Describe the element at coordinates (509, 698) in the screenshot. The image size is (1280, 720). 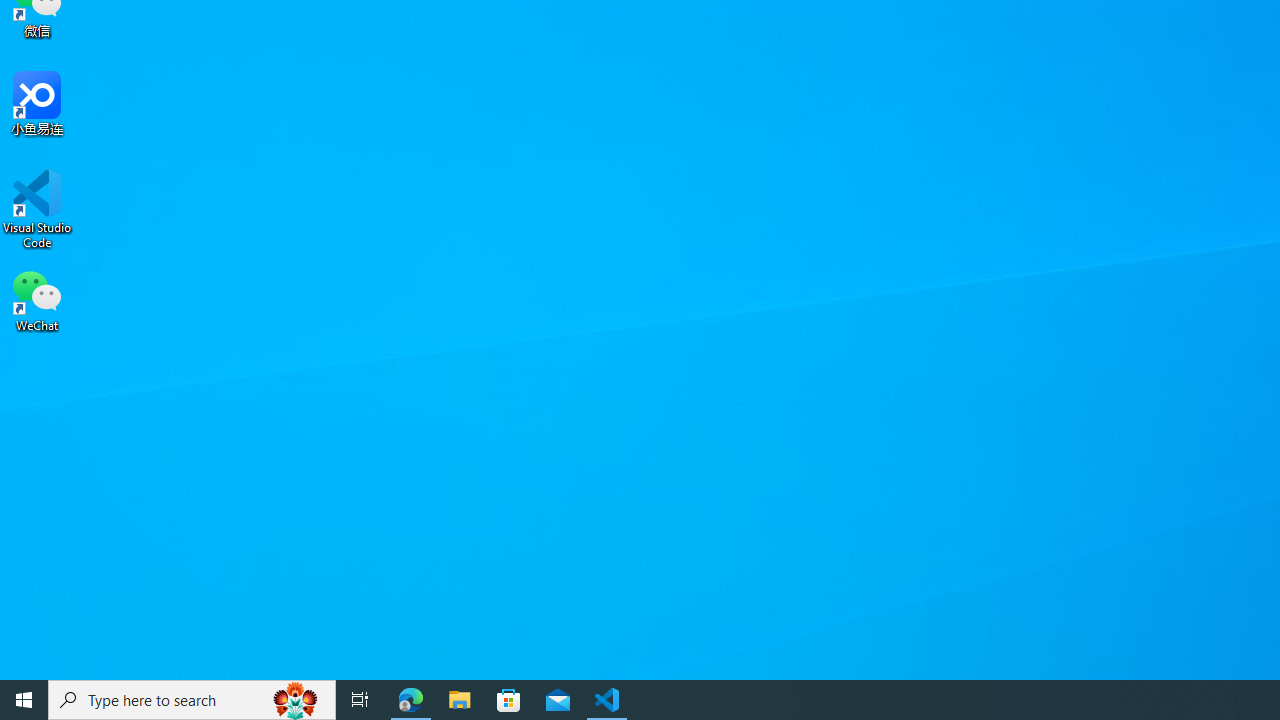
I see `'Microsoft Store'` at that location.